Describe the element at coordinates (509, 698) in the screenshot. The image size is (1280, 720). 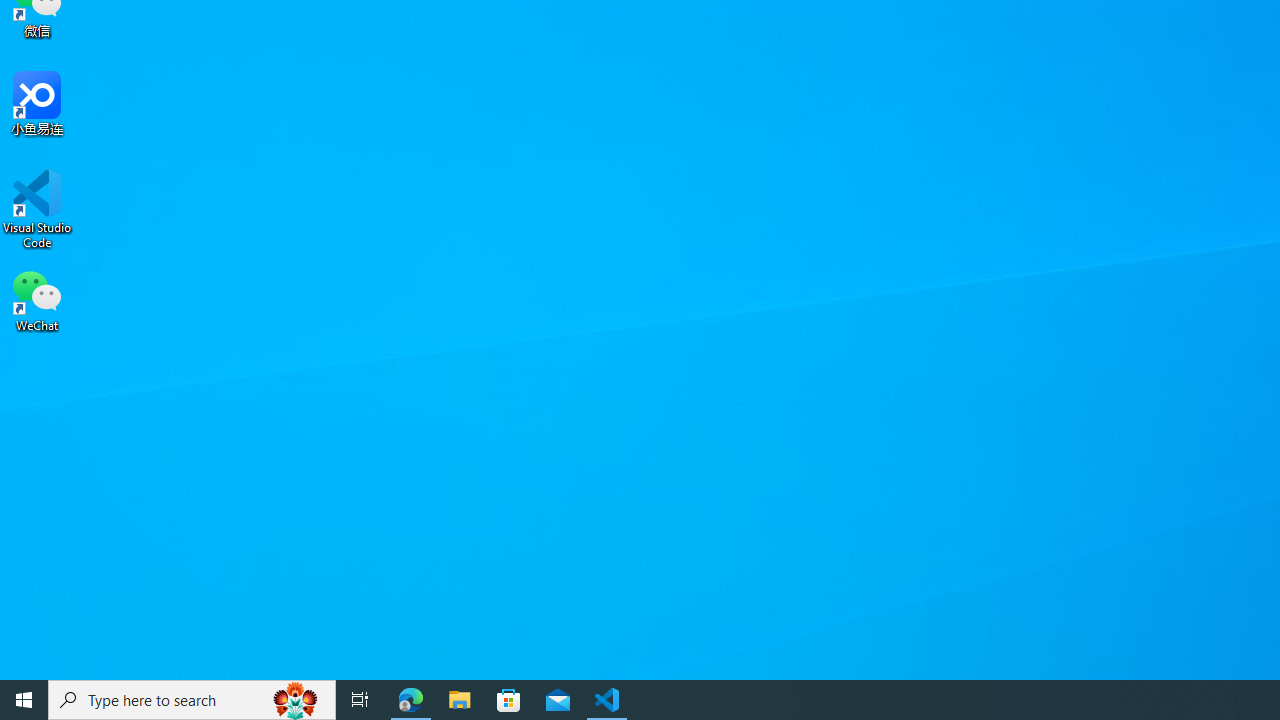
I see `'Microsoft Store'` at that location.